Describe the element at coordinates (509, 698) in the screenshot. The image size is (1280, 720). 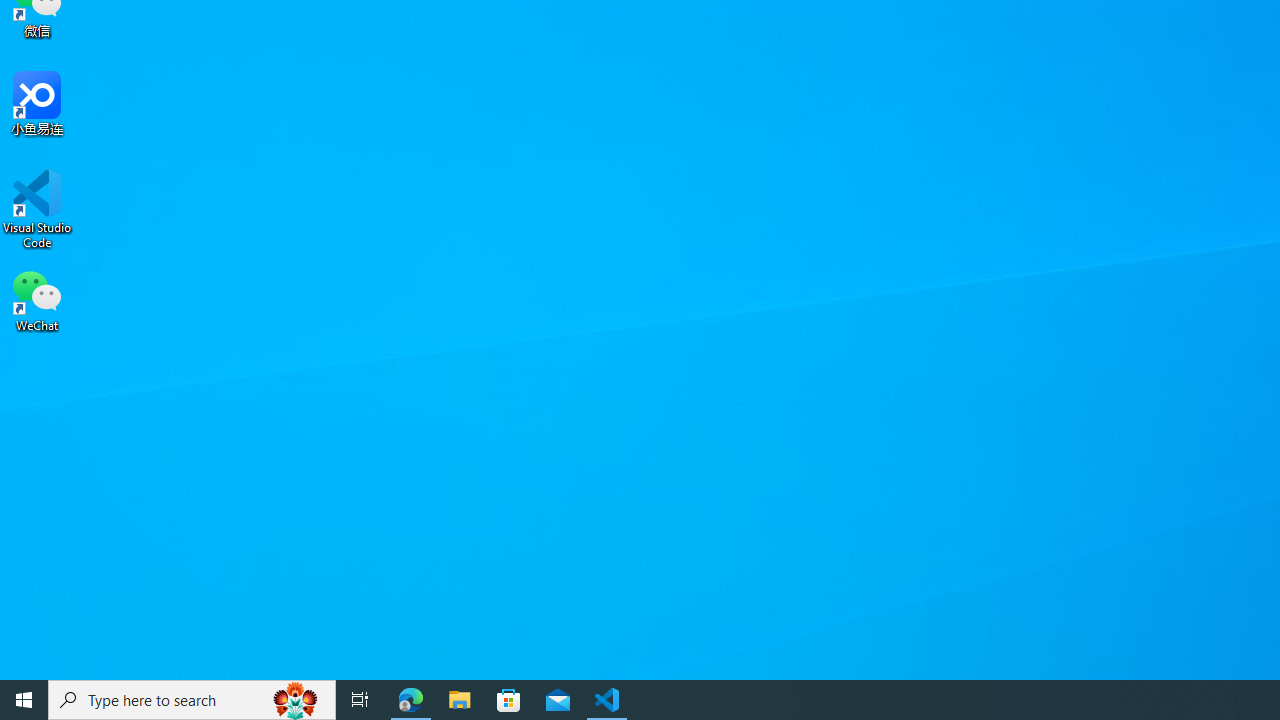
I see `'Microsoft Store'` at that location.